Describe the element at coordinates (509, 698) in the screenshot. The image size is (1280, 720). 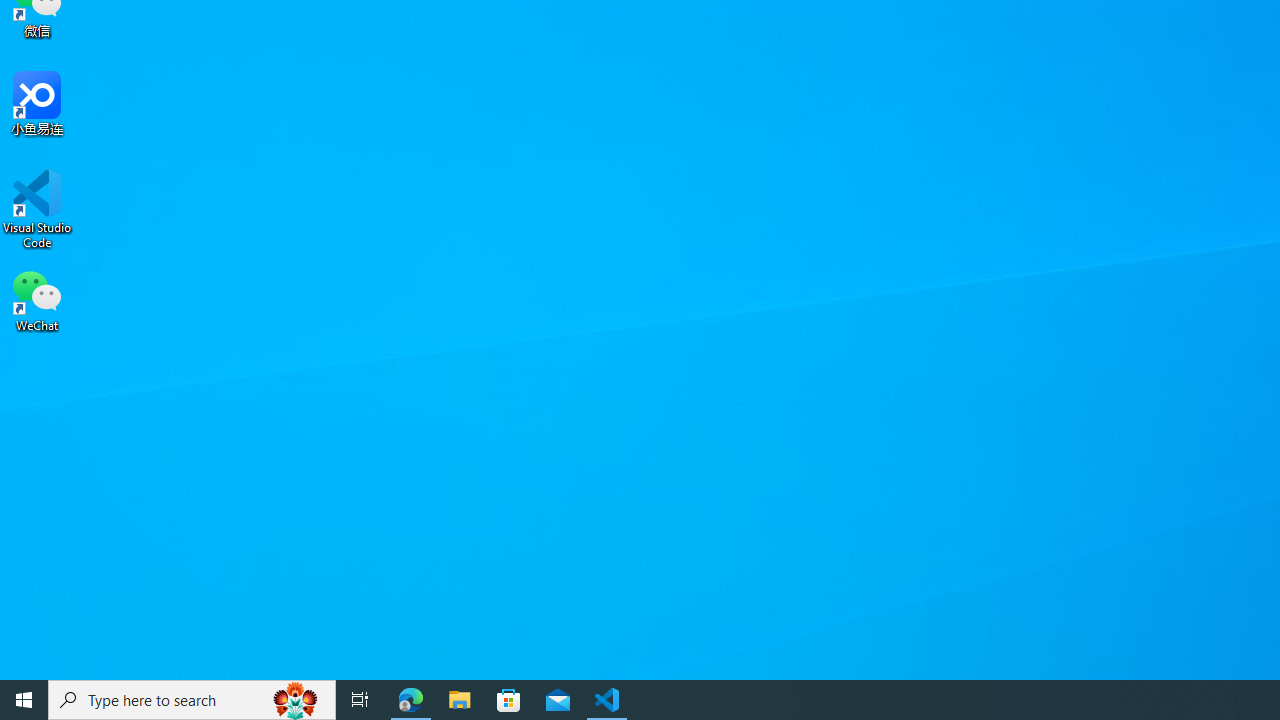
I see `'Microsoft Store'` at that location.